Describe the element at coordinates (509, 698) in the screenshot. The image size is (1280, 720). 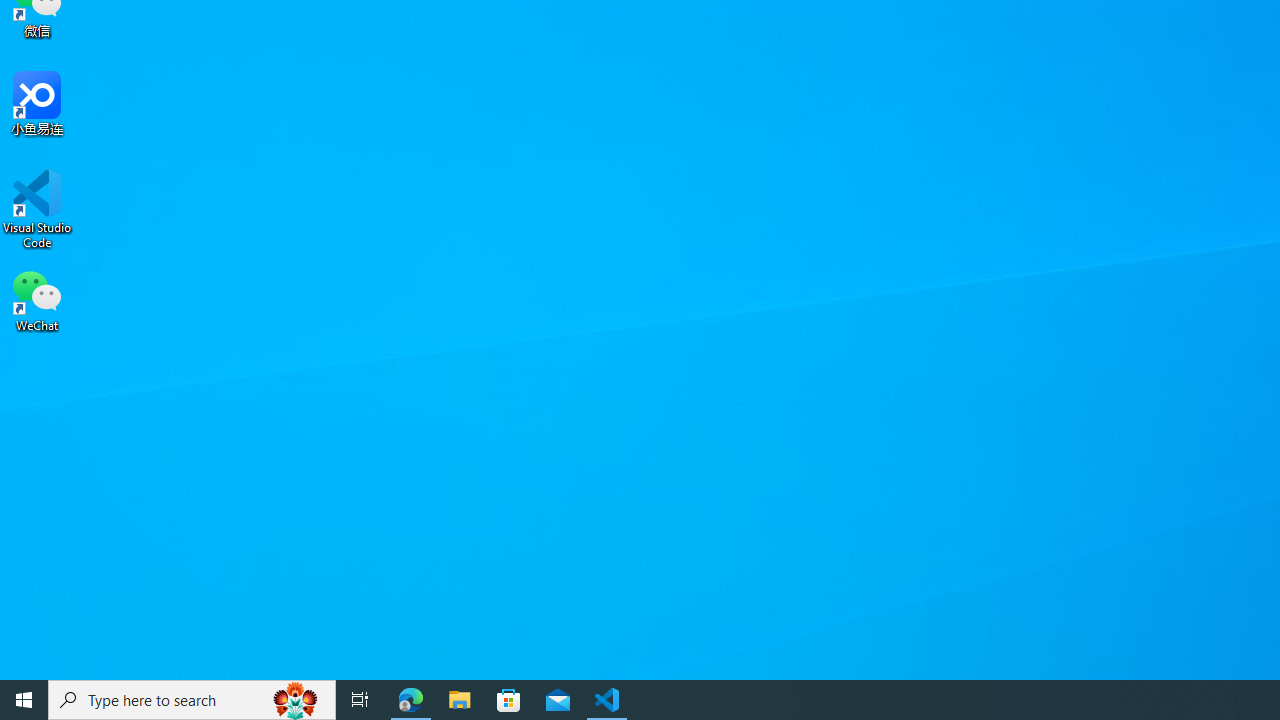
I see `'Microsoft Store'` at that location.